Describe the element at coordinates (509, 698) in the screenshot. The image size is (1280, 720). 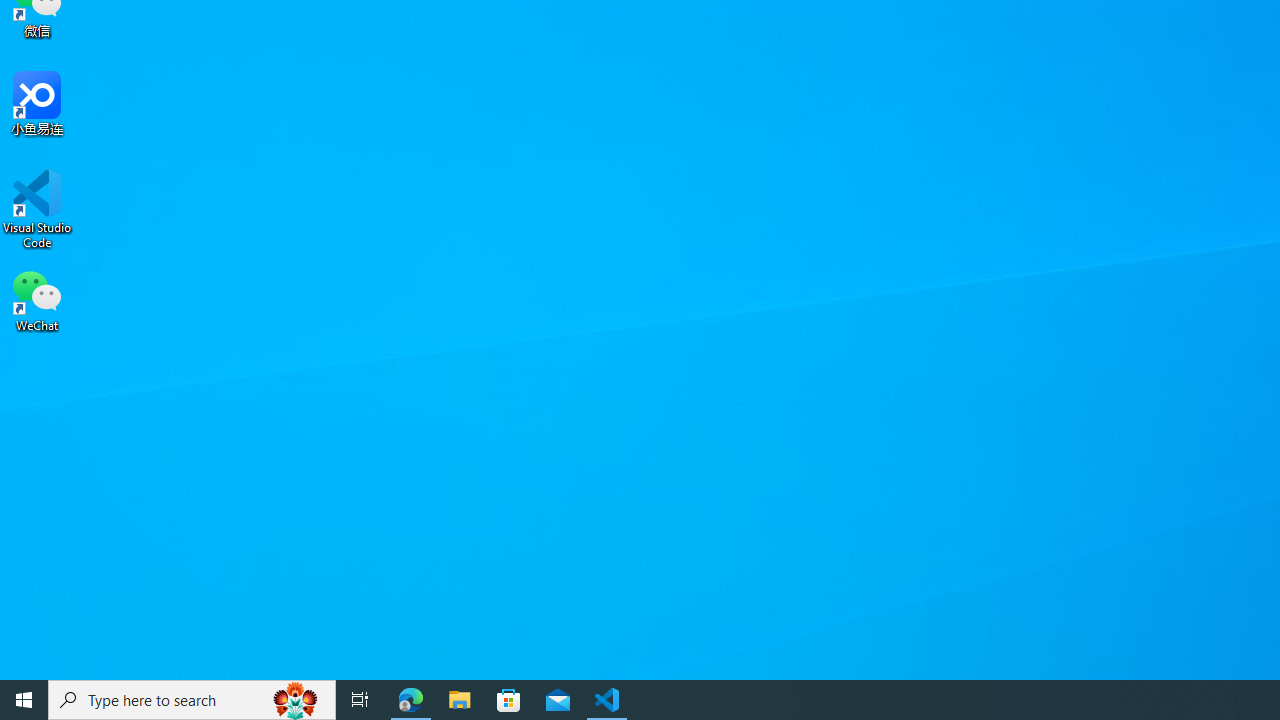
I see `'Microsoft Store'` at that location.